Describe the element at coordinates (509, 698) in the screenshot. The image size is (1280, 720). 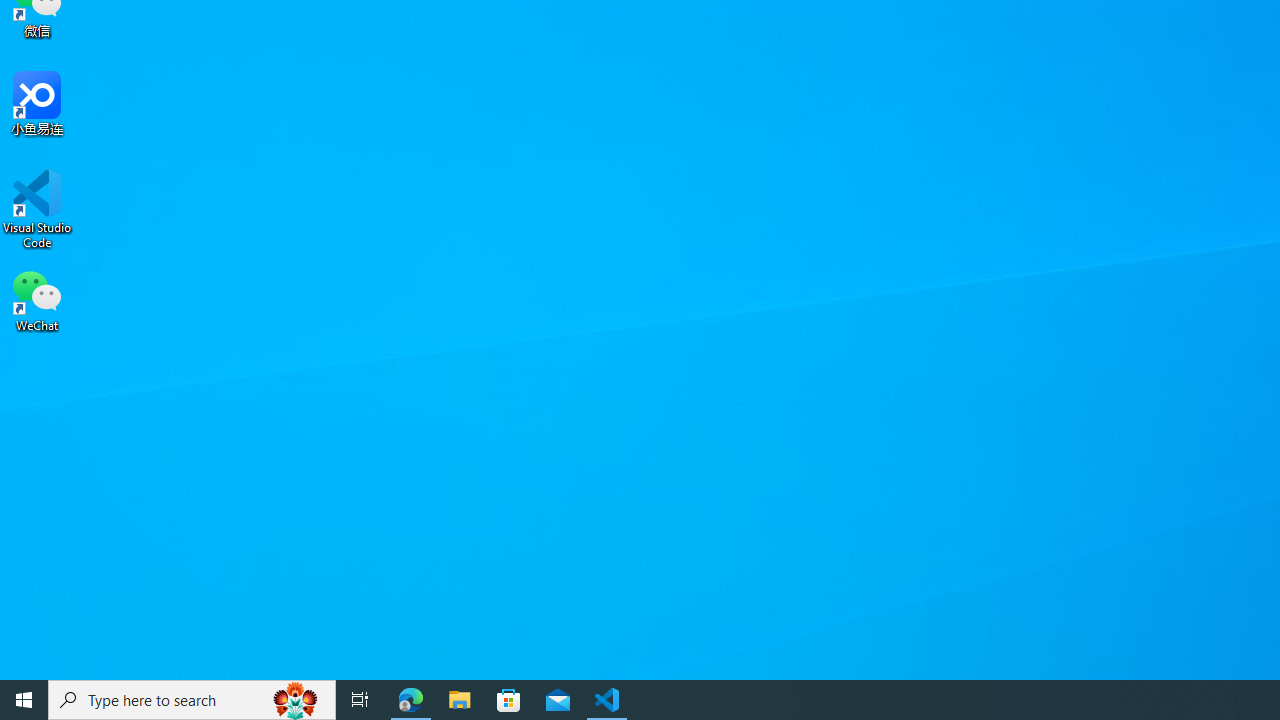
I see `'Microsoft Store'` at that location.